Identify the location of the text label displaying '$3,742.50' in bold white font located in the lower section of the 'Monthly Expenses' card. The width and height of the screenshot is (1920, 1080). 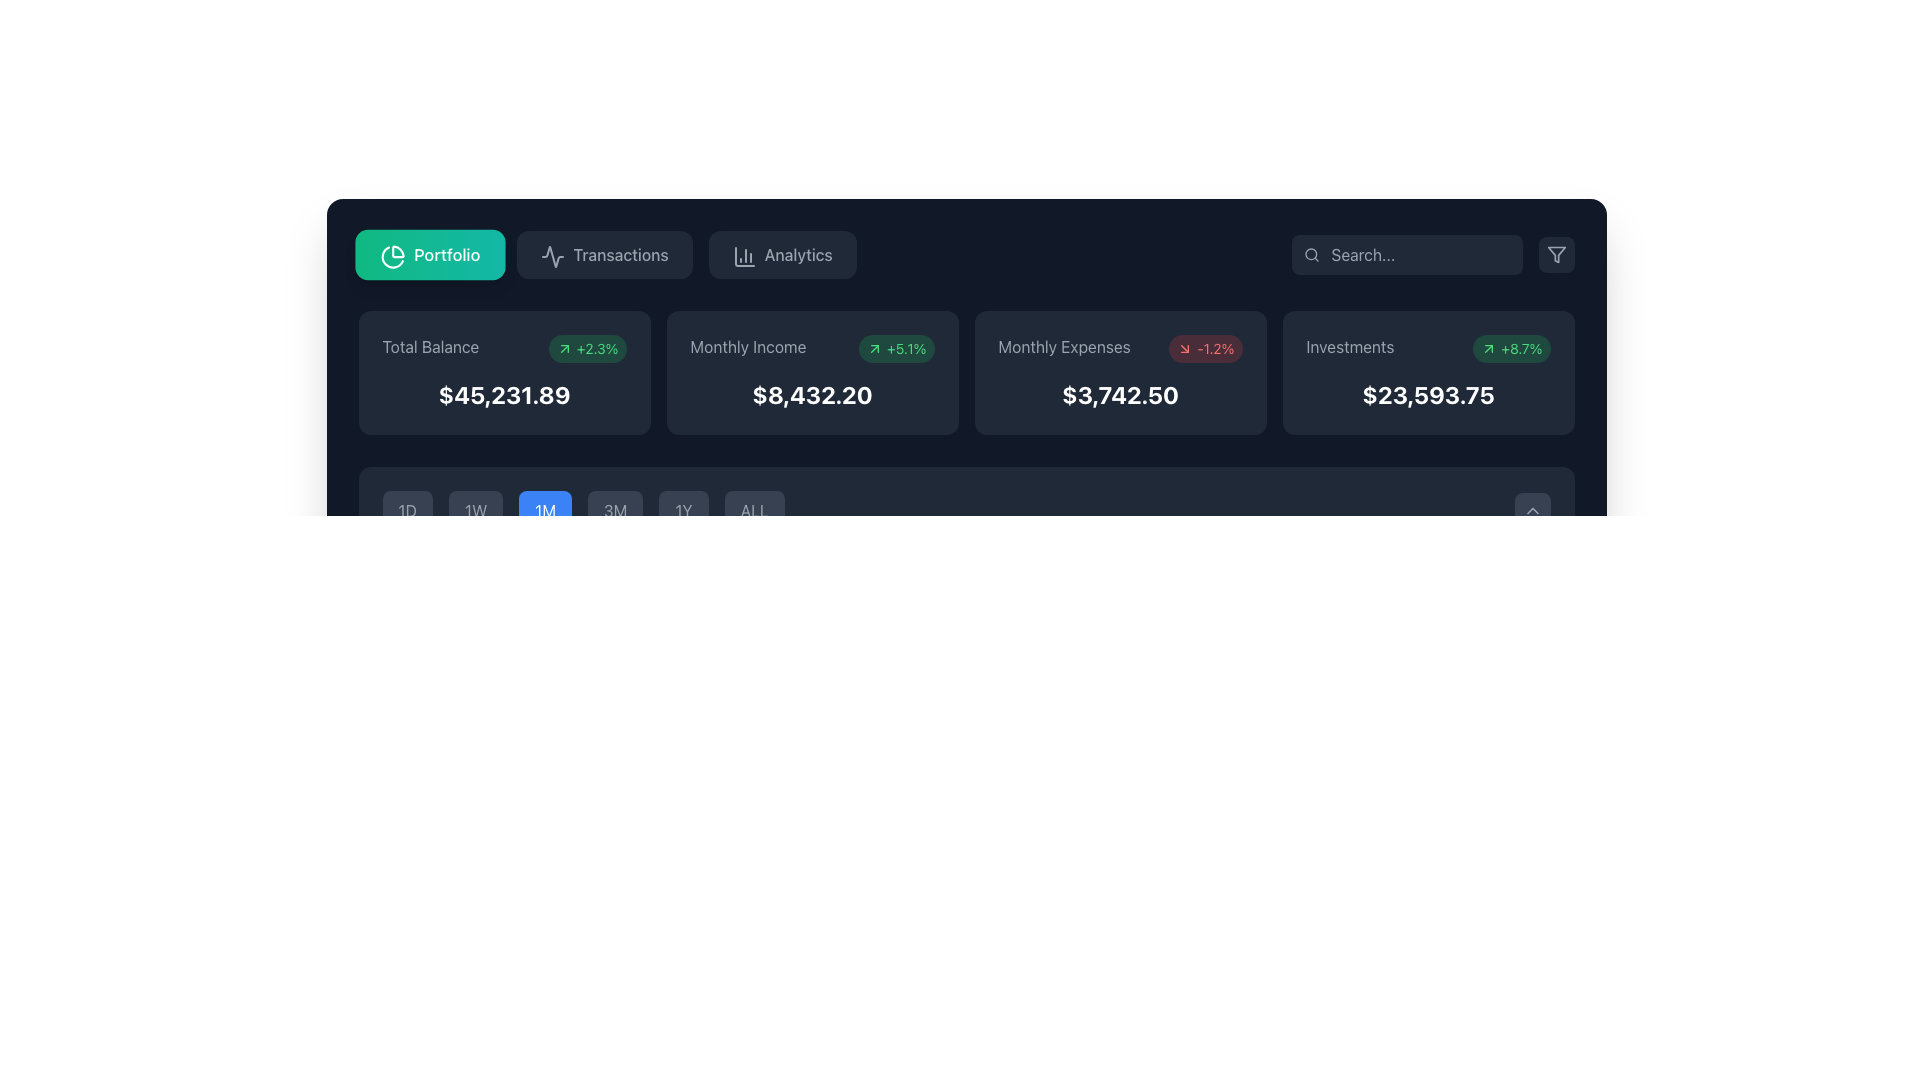
(1120, 394).